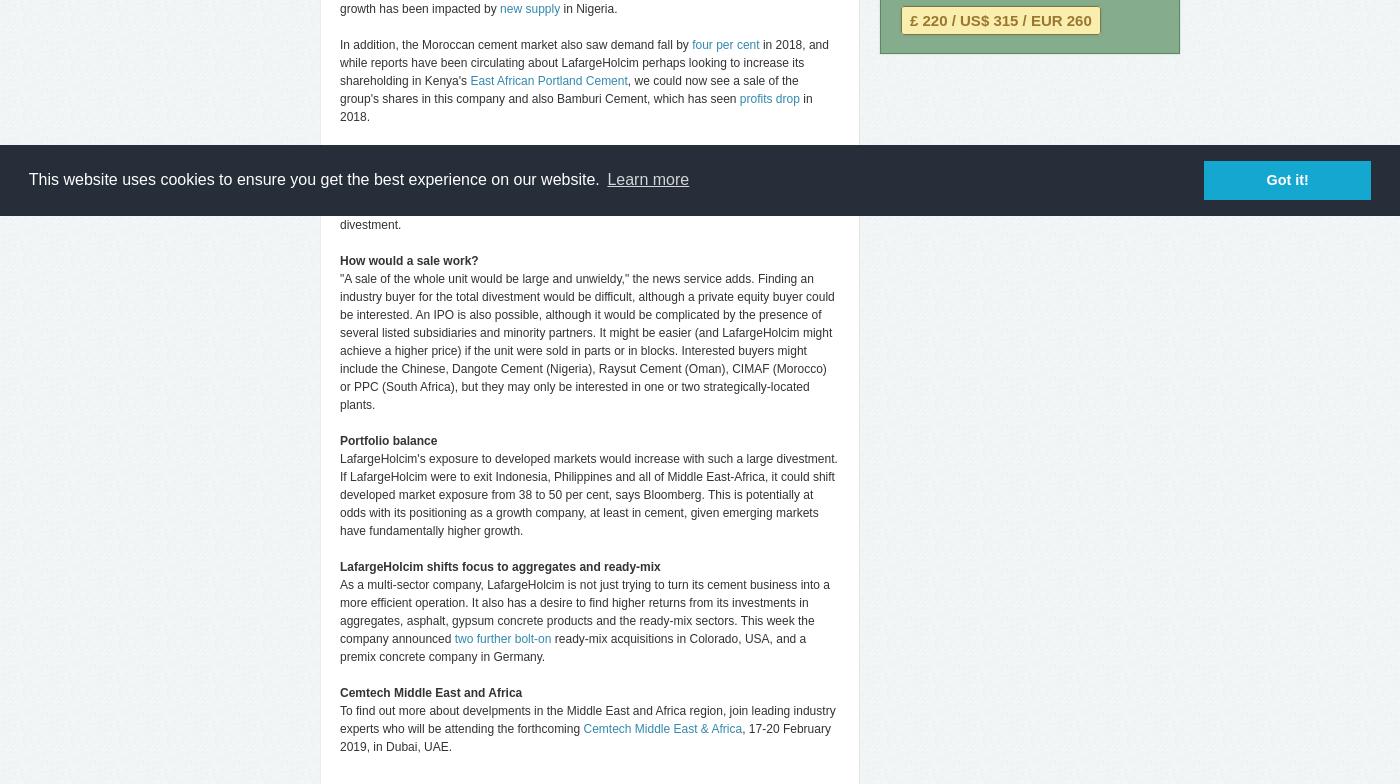 This screenshot has width=1400, height=784. What do you see at coordinates (573, 647) in the screenshot?
I see `'ready-mix acquisitions in Colorado, USA, and a premix concrete company in Germany.'` at bounding box center [573, 647].